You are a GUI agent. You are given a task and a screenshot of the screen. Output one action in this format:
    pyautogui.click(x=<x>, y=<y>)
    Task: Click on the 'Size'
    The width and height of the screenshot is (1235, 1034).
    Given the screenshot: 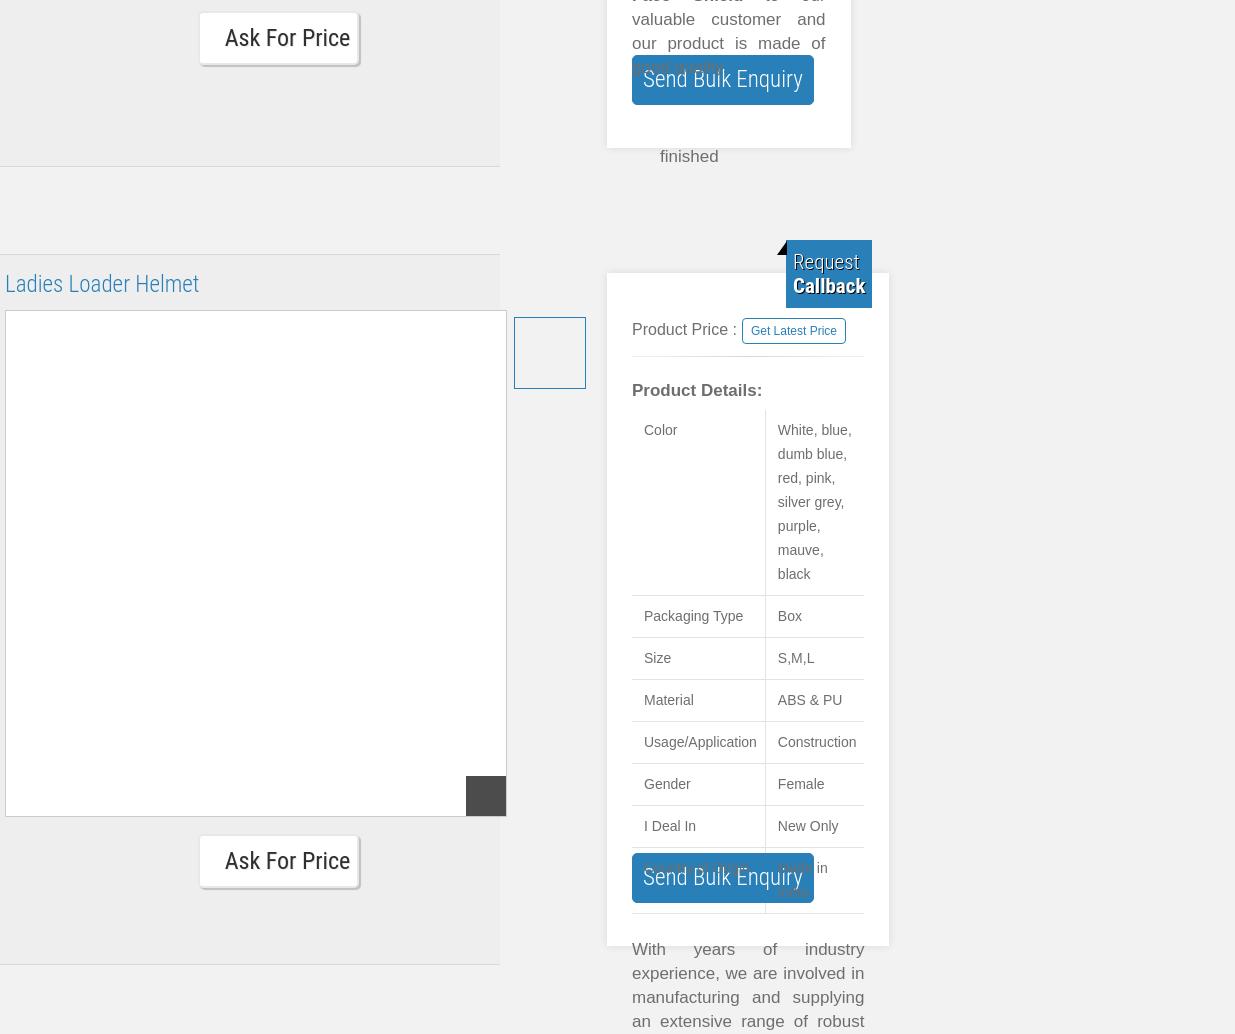 What is the action you would take?
    pyautogui.click(x=657, y=658)
    